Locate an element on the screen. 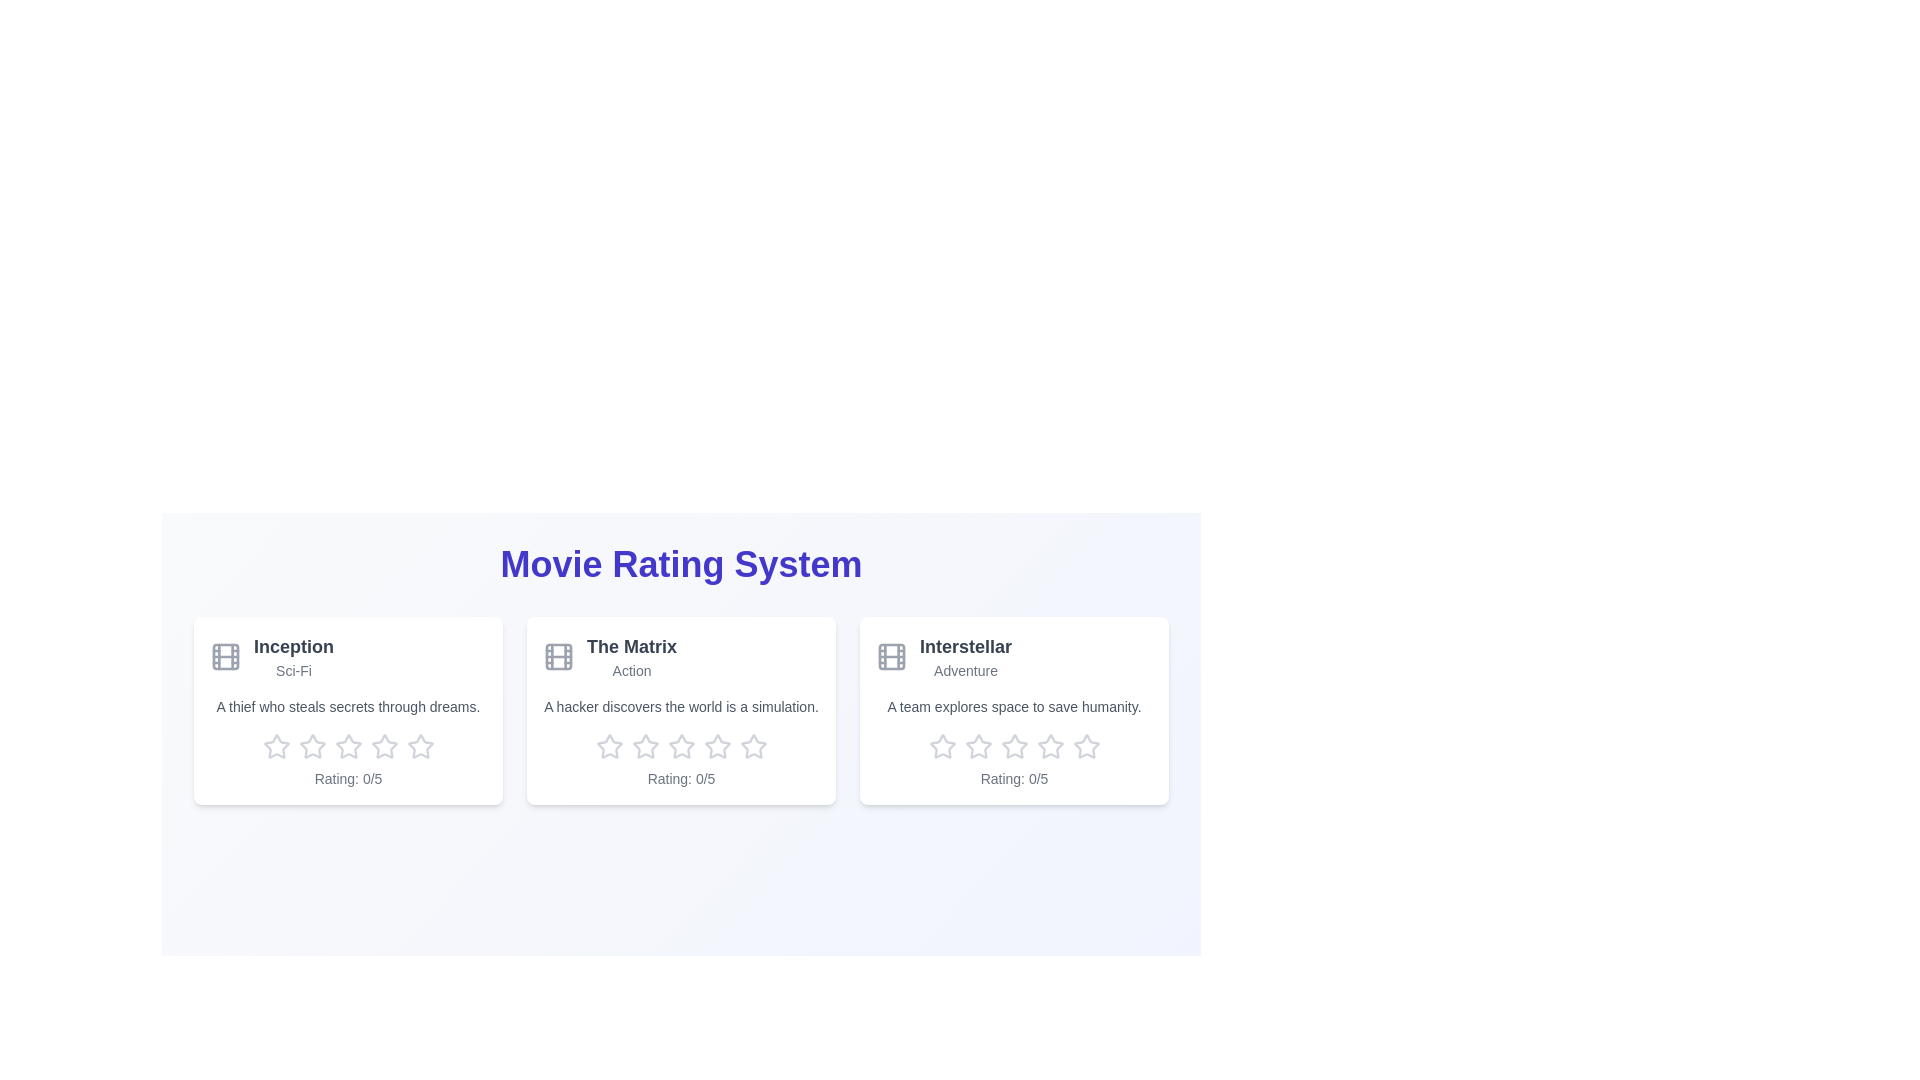 Image resolution: width=1920 pixels, height=1080 pixels. the movie title to open its detailed view is located at coordinates (292, 647).